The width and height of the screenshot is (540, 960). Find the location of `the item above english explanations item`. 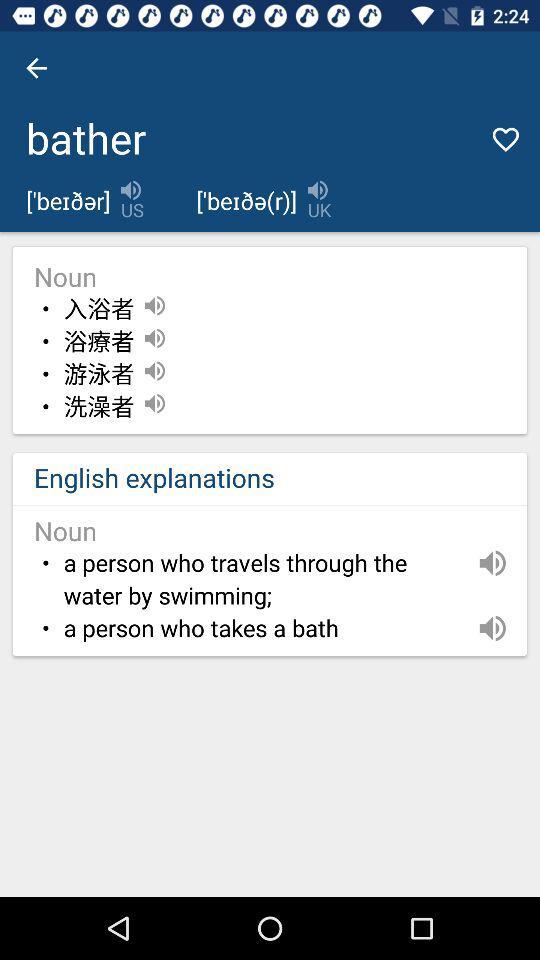

the item above english explanations item is located at coordinates (98, 406).